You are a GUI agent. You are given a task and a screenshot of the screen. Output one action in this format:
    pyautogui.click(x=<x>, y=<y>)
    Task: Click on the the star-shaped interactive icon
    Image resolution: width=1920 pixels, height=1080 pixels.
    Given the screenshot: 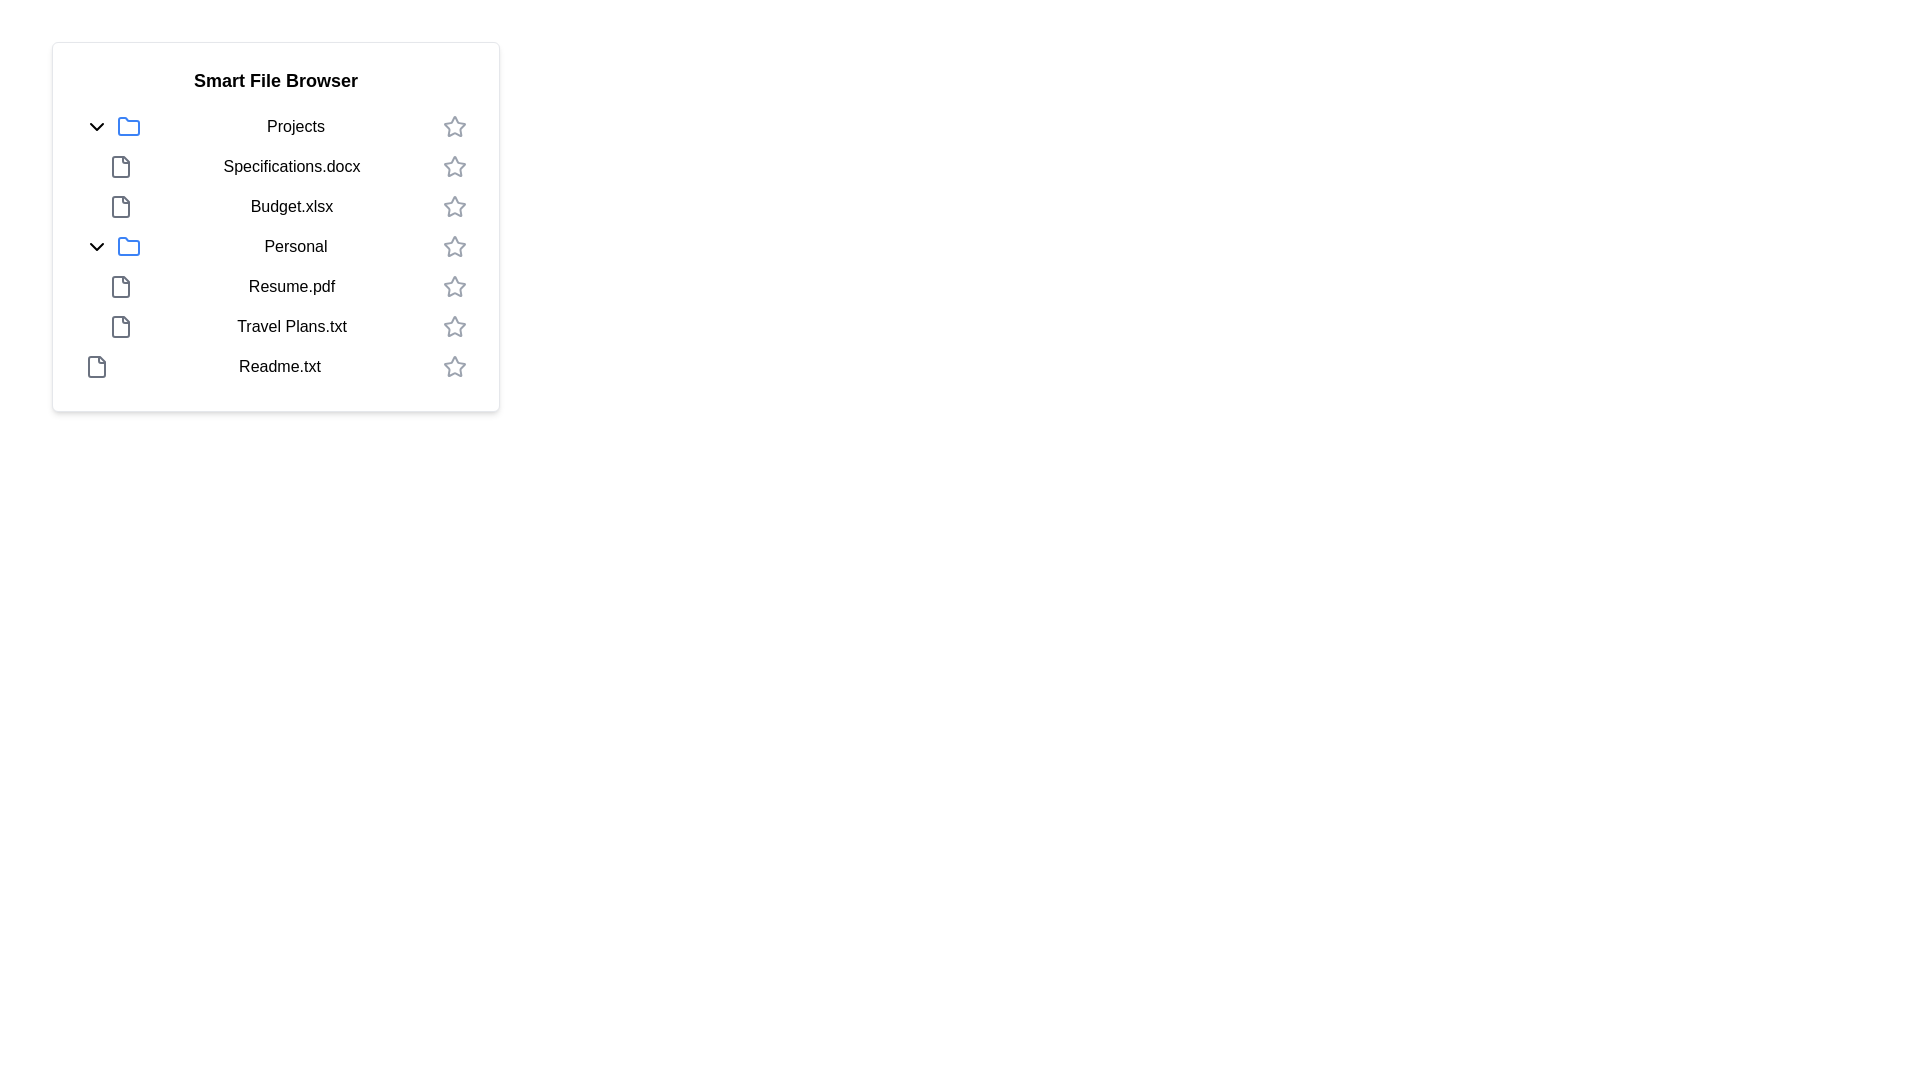 What is the action you would take?
    pyautogui.click(x=454, y=126)
    